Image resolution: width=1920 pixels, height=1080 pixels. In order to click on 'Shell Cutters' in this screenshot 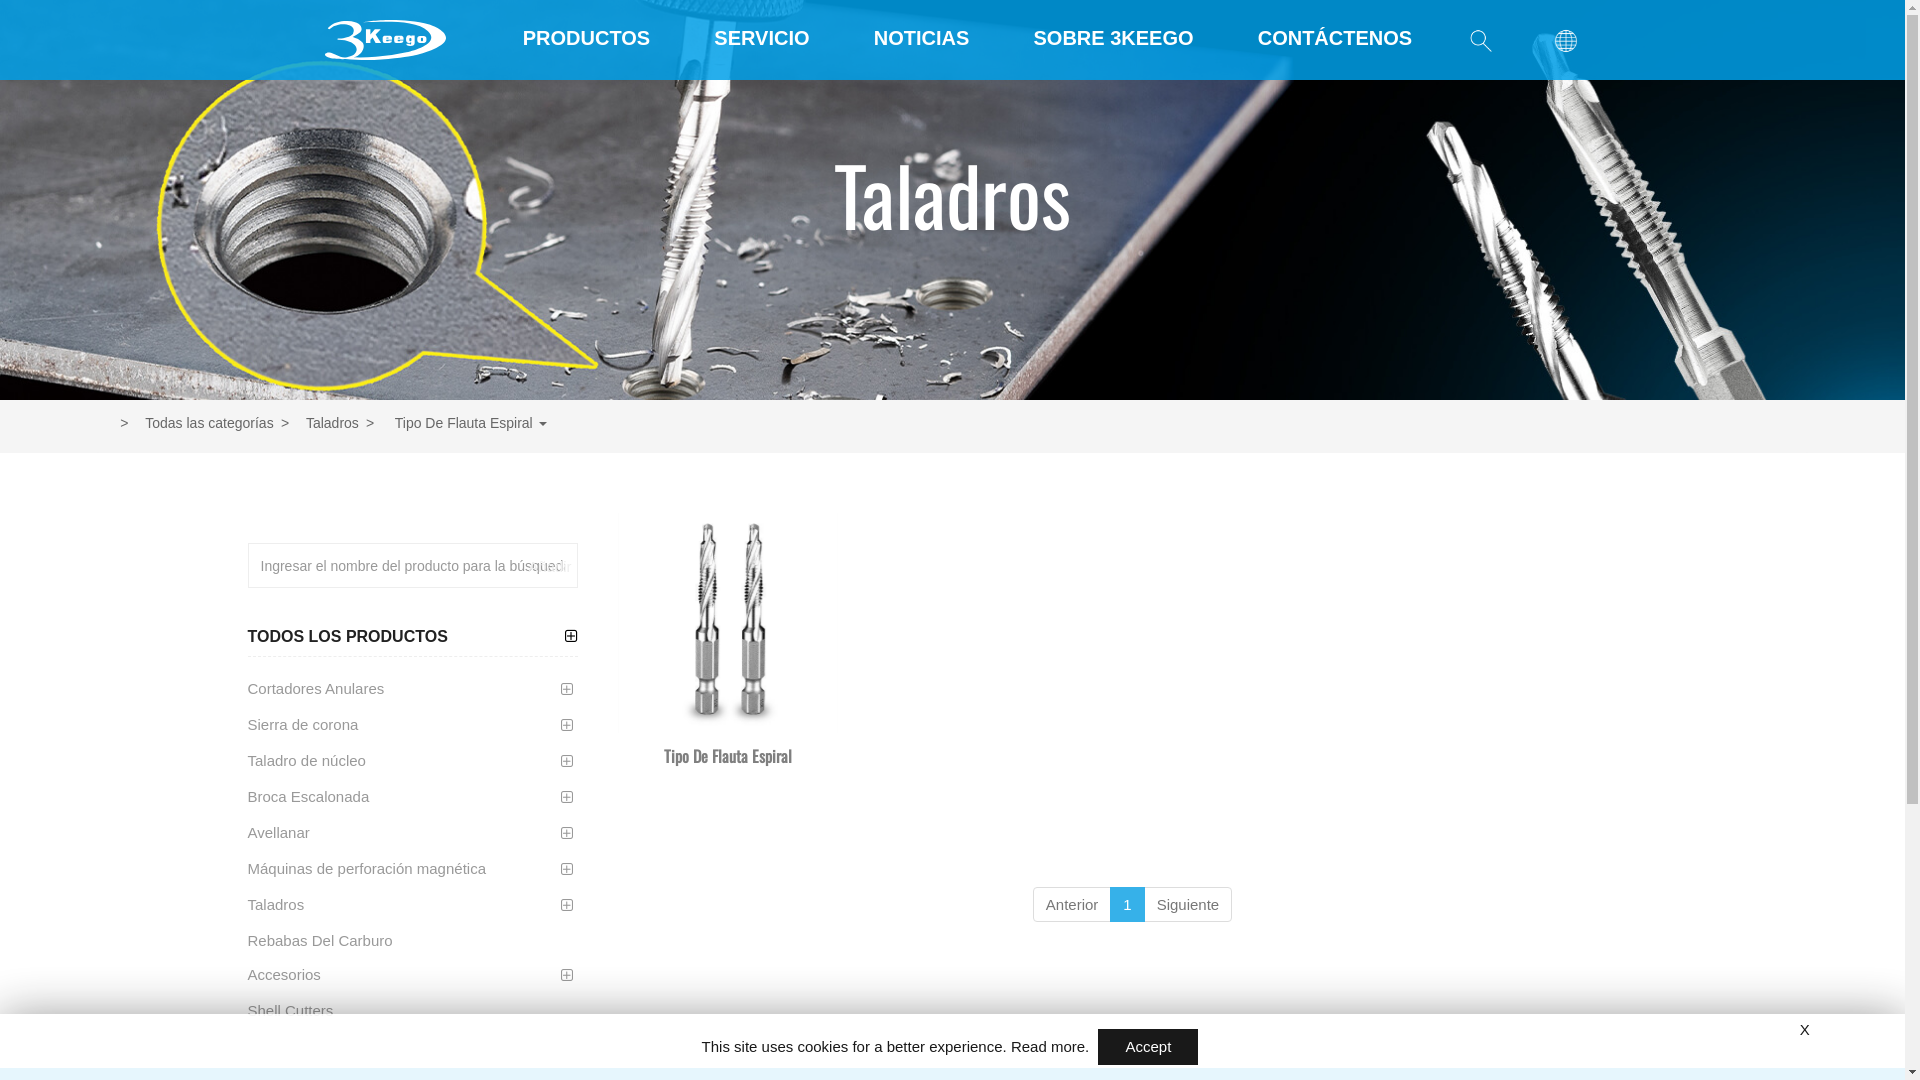, I will do `click(290, 1010)`.